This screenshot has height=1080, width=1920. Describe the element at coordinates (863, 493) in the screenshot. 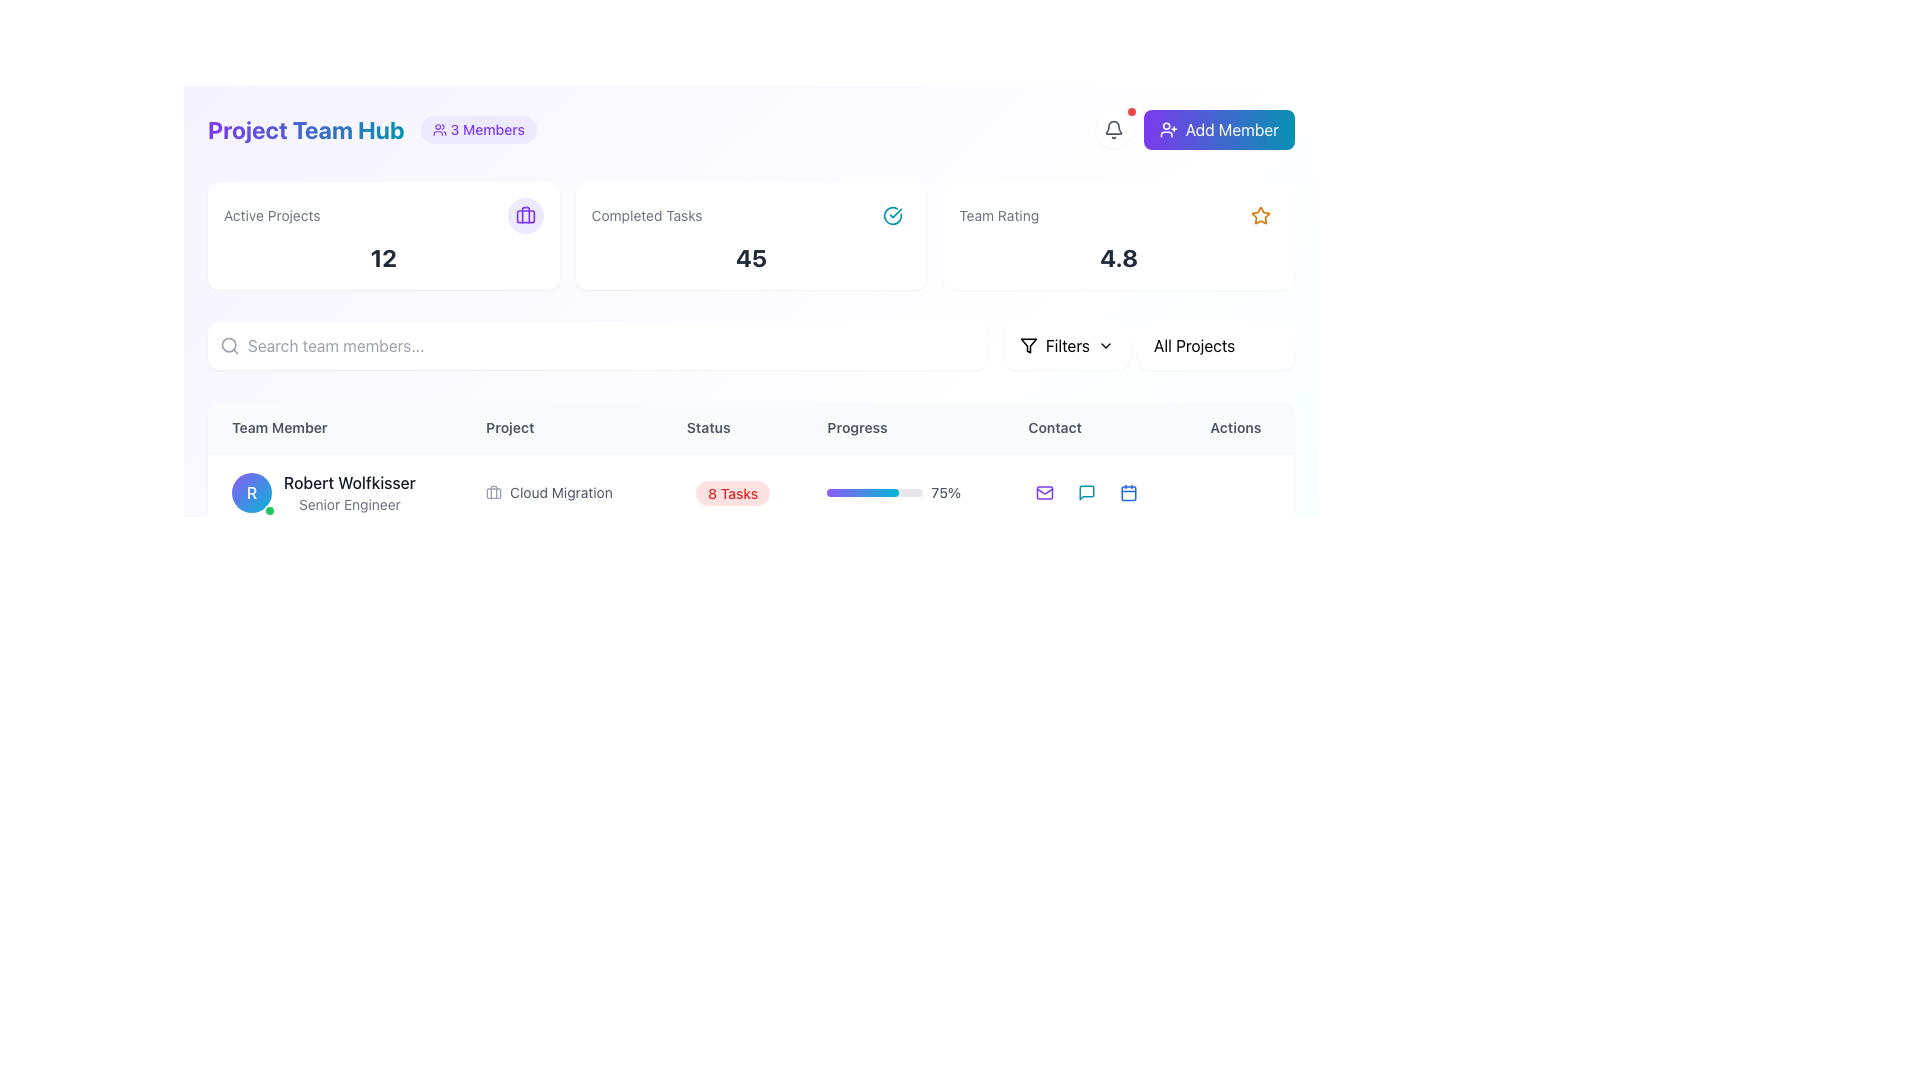

I see `the colored progress bar with a gradient background transitioning from violet to cyan, located in the 'Progress' column of the row for 'Robert Wolfkisser'` at that location.